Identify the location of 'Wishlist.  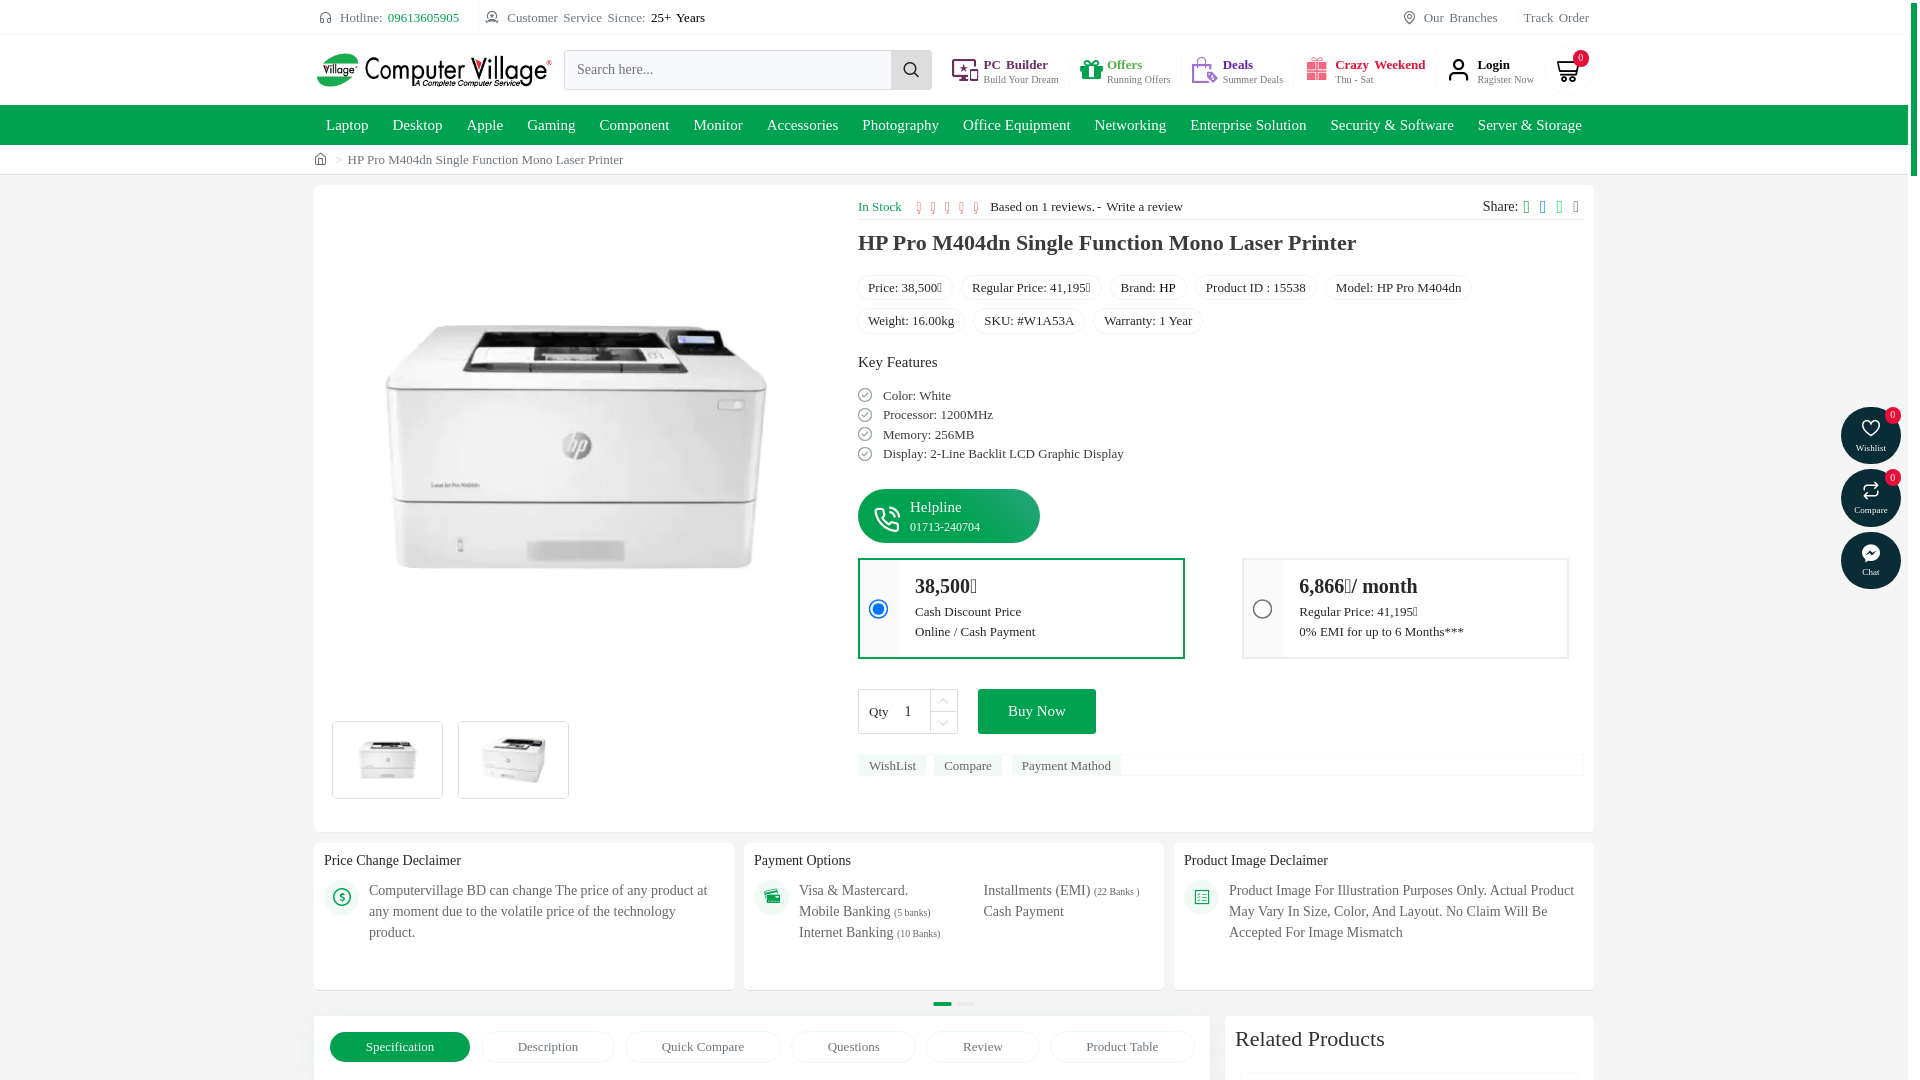
(1870, 434).